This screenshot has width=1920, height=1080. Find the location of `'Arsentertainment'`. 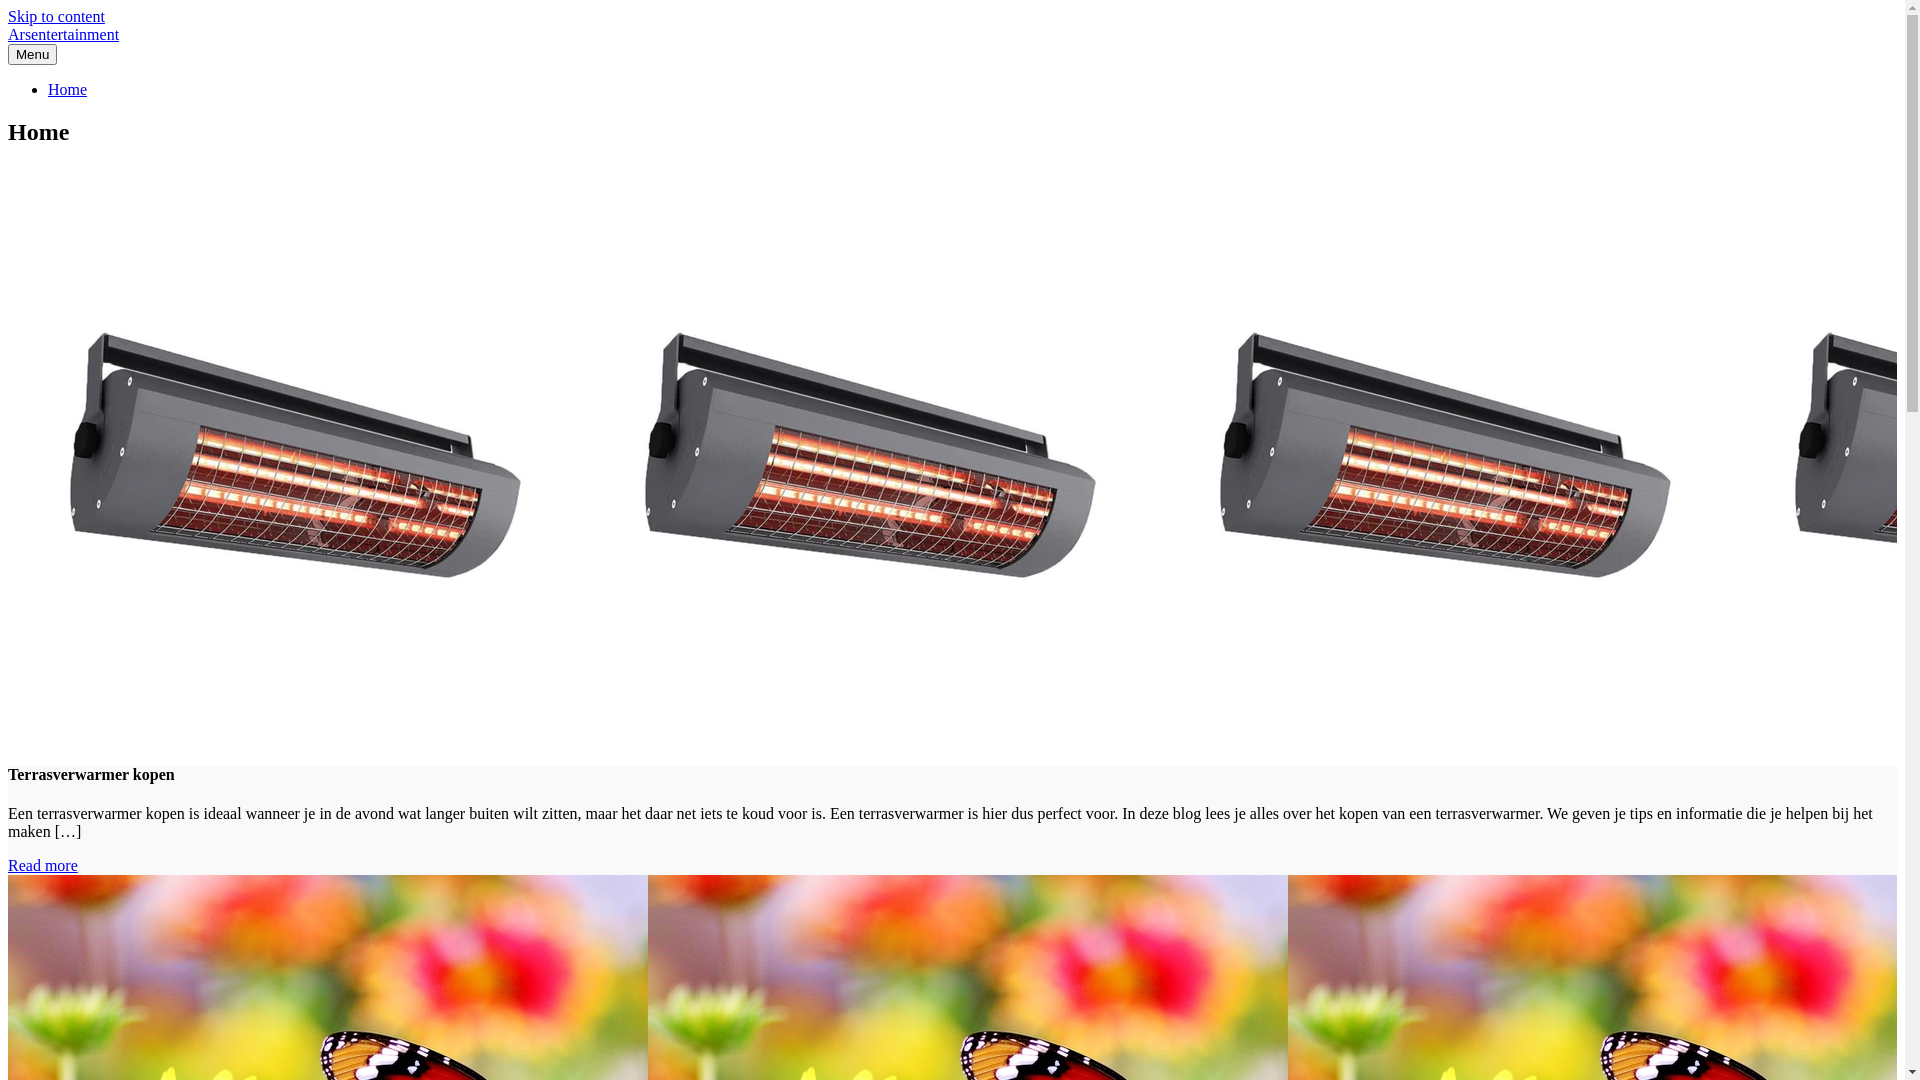

'Arsentertainment' is located at coordinates (63, 34).